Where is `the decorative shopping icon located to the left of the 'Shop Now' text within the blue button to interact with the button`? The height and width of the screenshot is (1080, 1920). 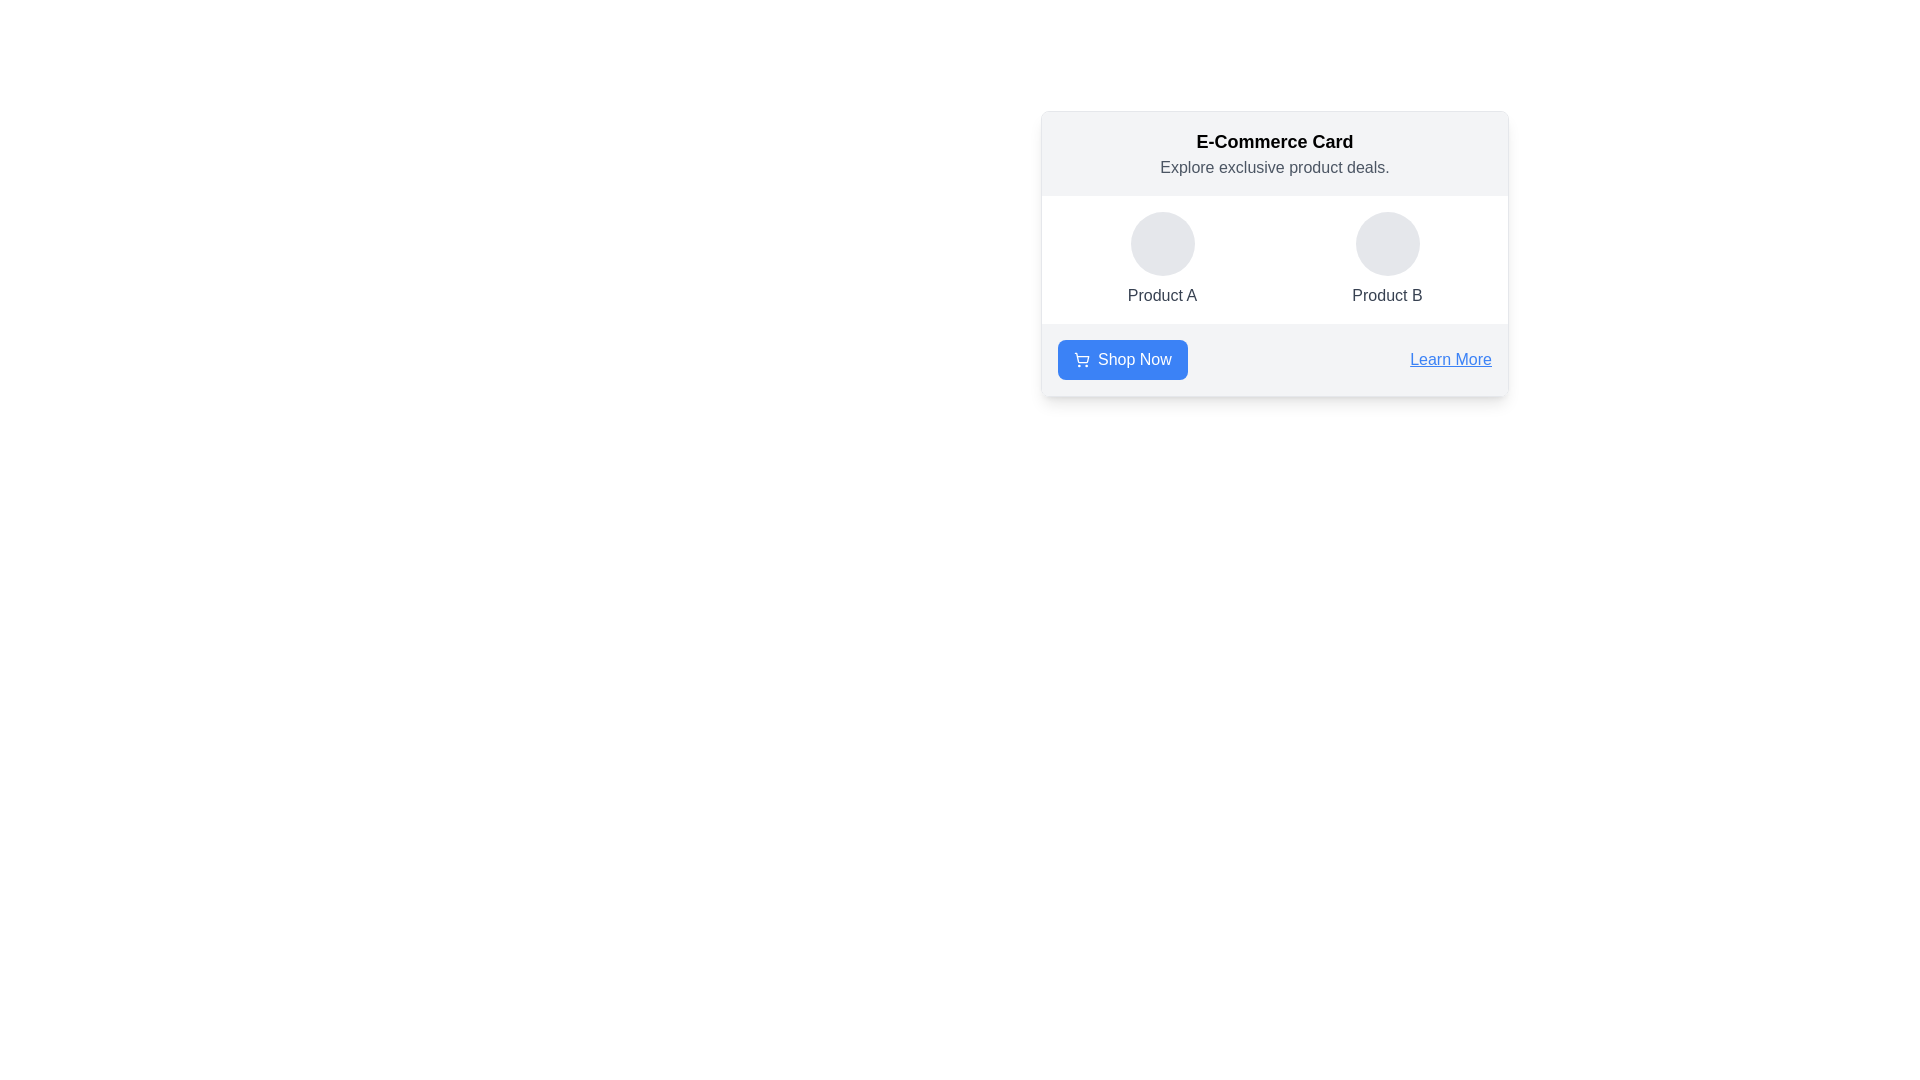 the decorative shopping icon located to the left of the 'Shop Now' text within the blue button to interact with the button is located at coordinates (1080, 358).